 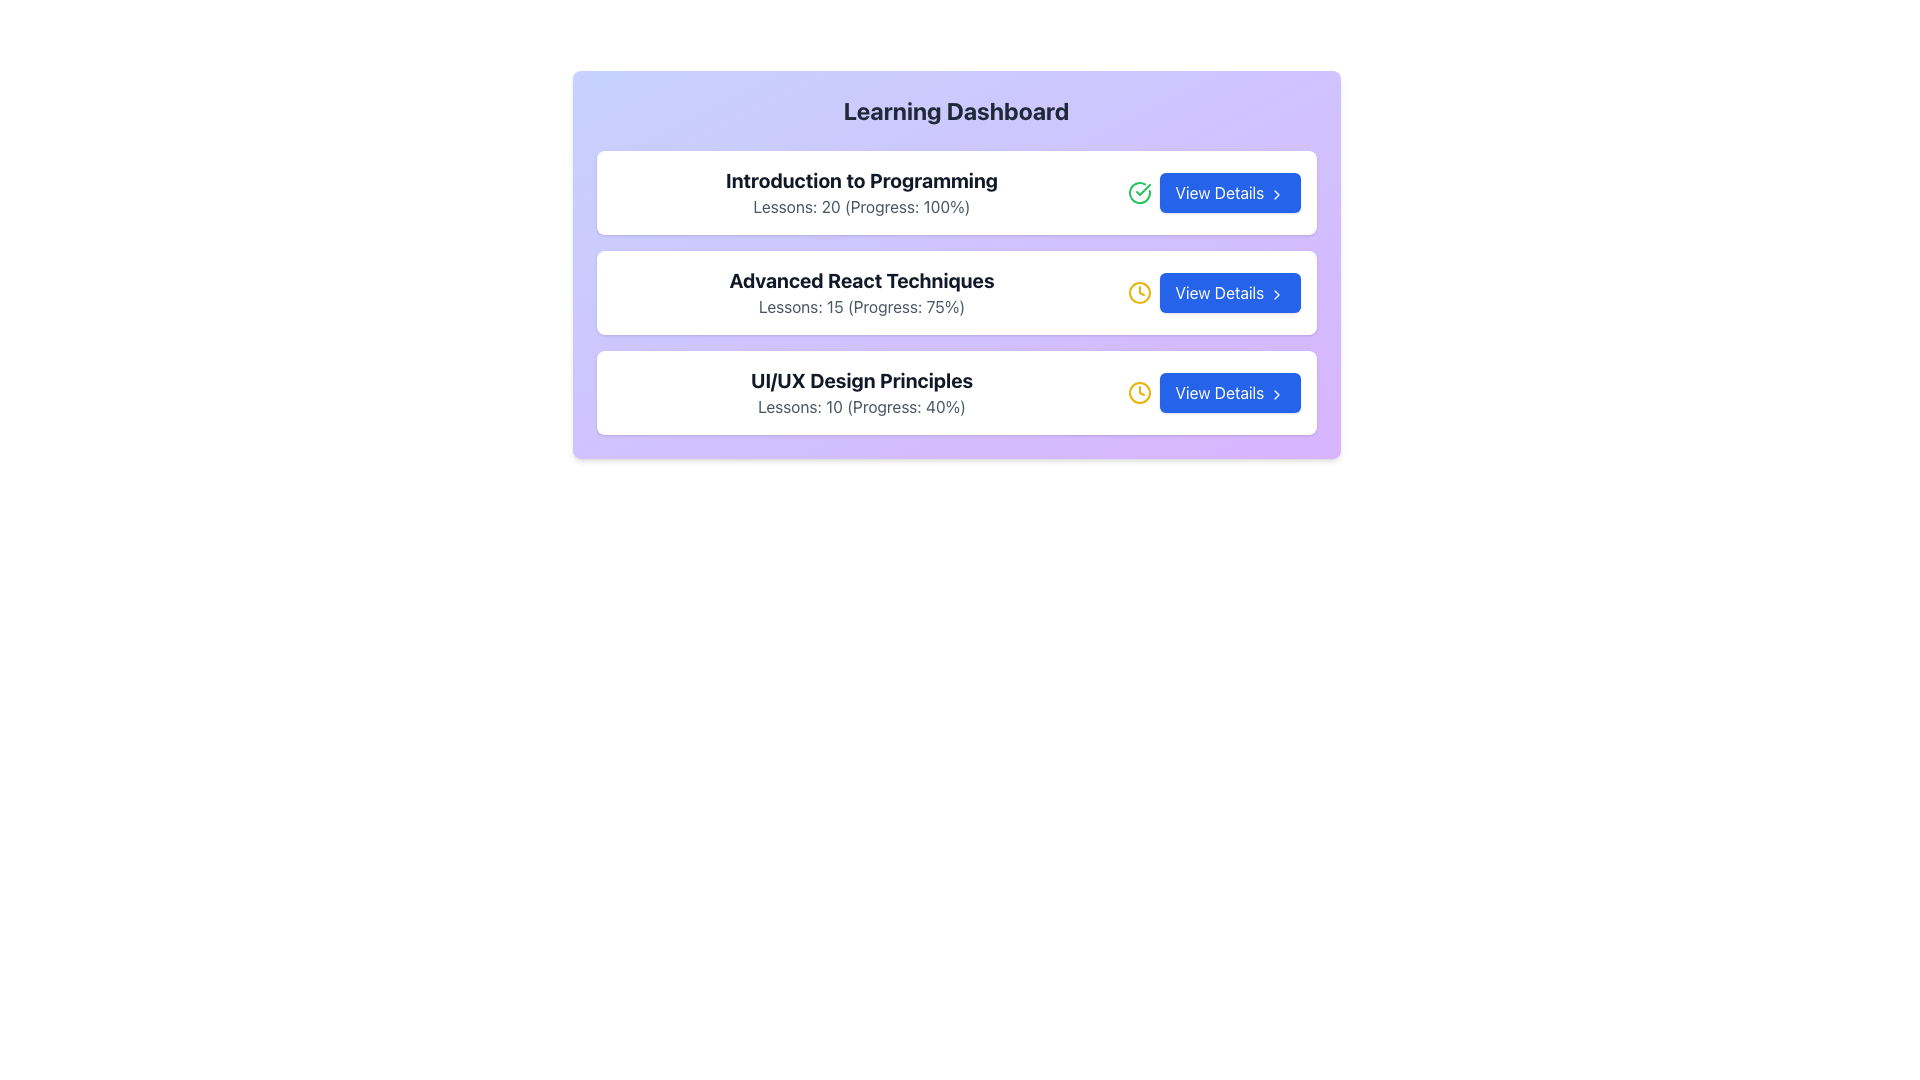 What do you see at coordinates (862, 307) in the screenshot?
I see `text label displaying 'Lessons: 15 (Progress: 75%)' located directly beneath the title 'Advanced React Techniques'` at bounding box center [862, 307].